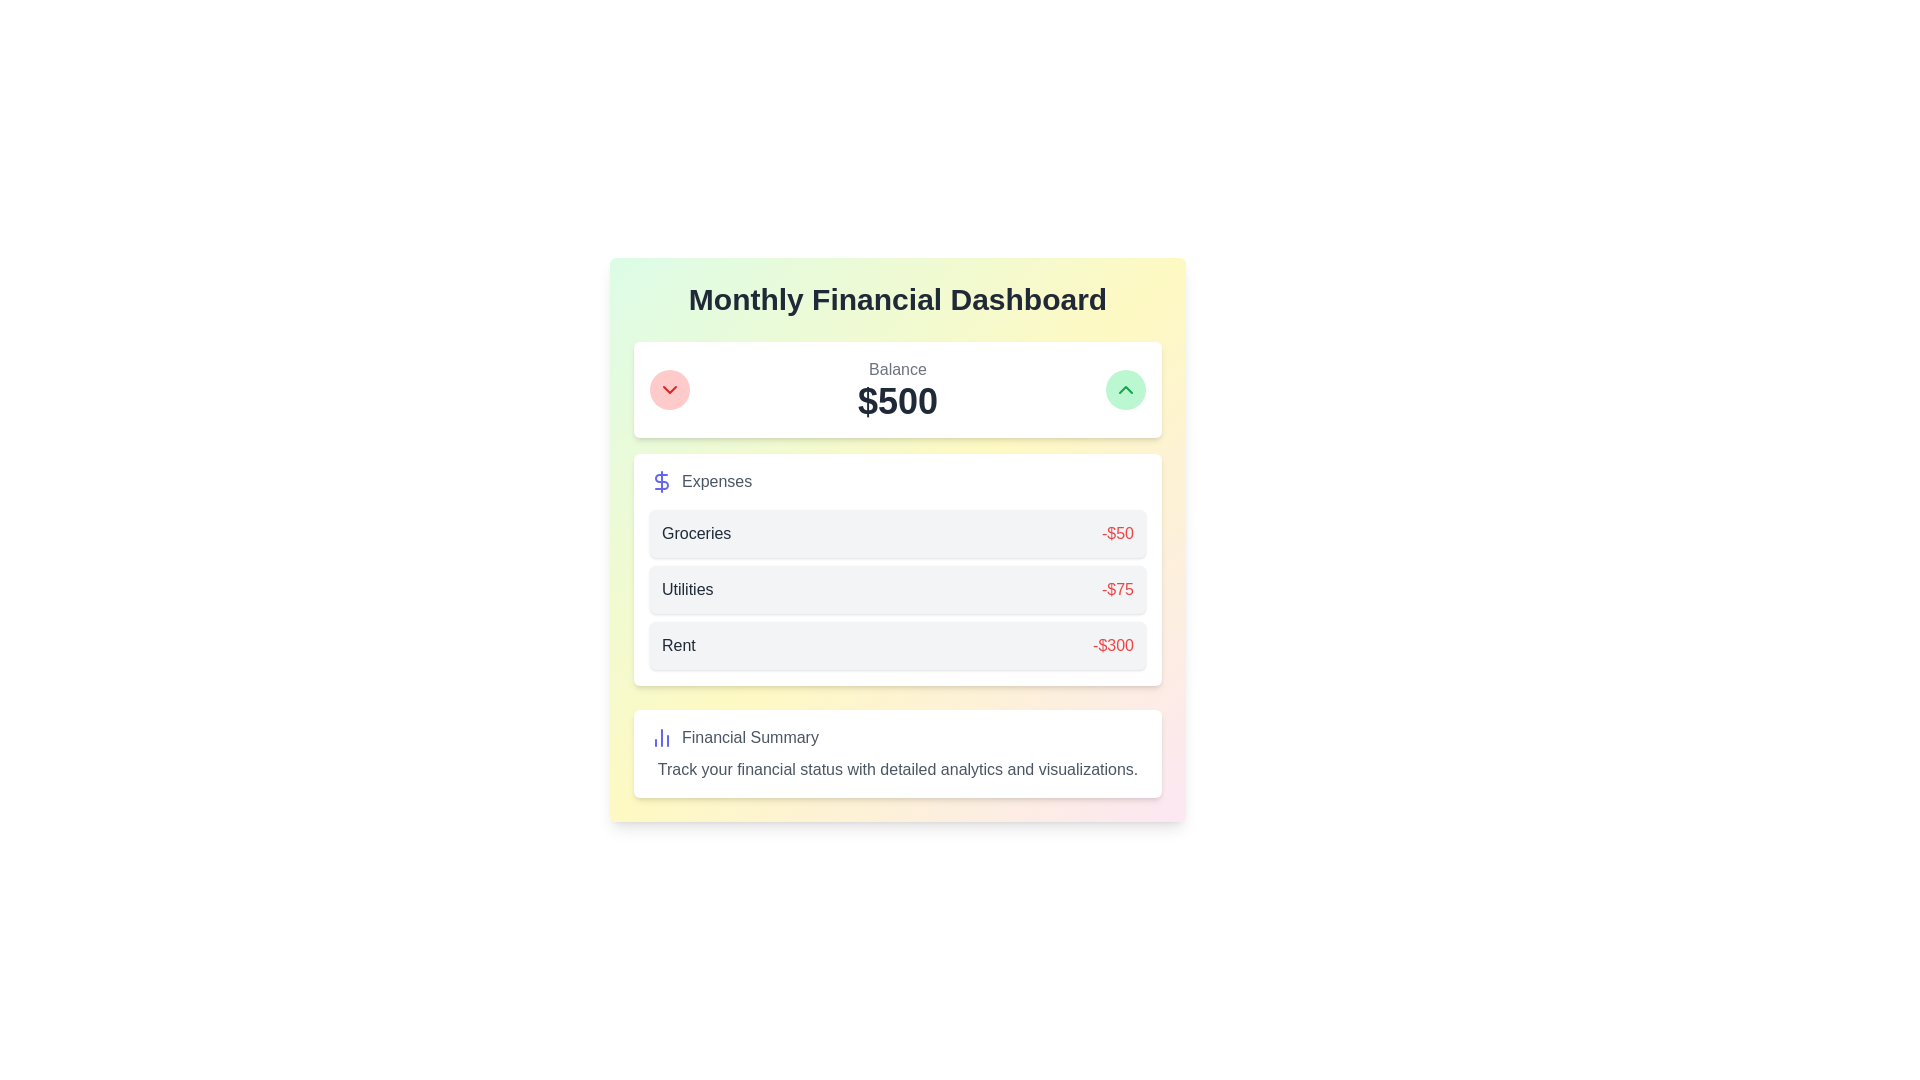 Image resolution: width=1920 pixels, height=1080 pixels. What do you see at coordinates (896, 589) in the screenshot?
I see `the second row in the 'Expenses' section that displays 'Utilities -$75'` at bounding box center [896, 589].